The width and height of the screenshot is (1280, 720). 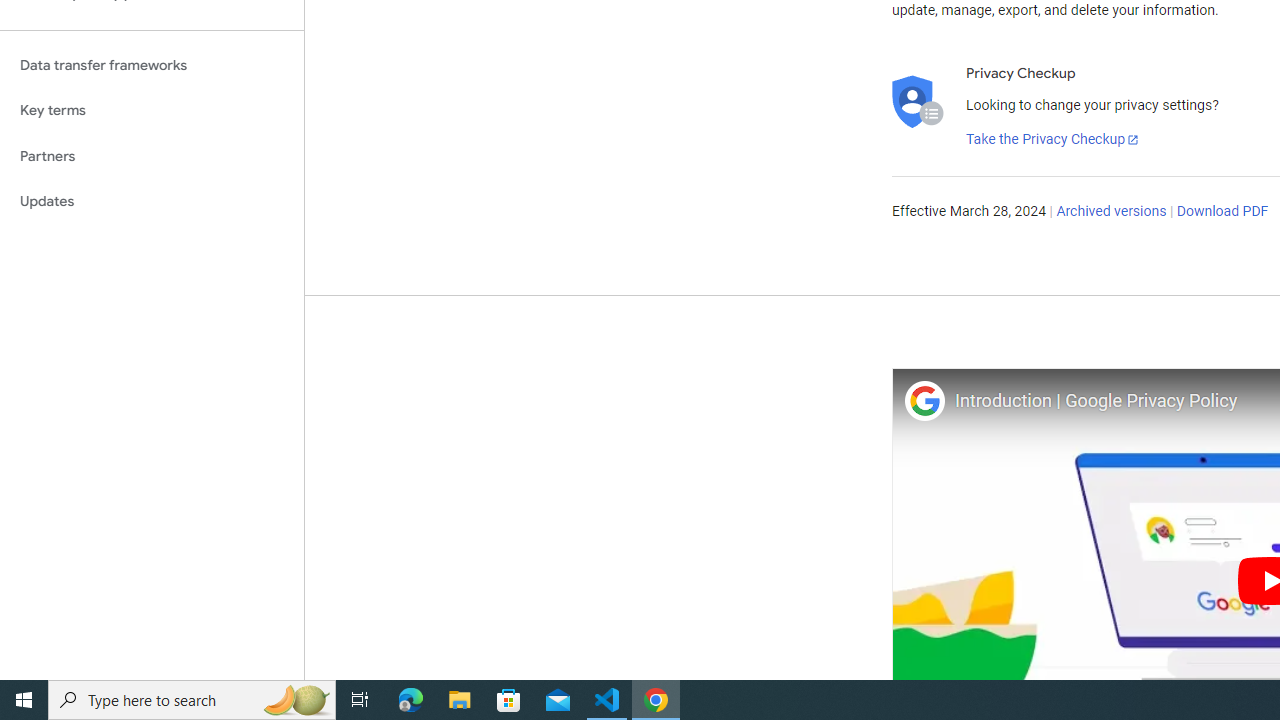 I want to click on 'Partners', so click(x=151, y=155).